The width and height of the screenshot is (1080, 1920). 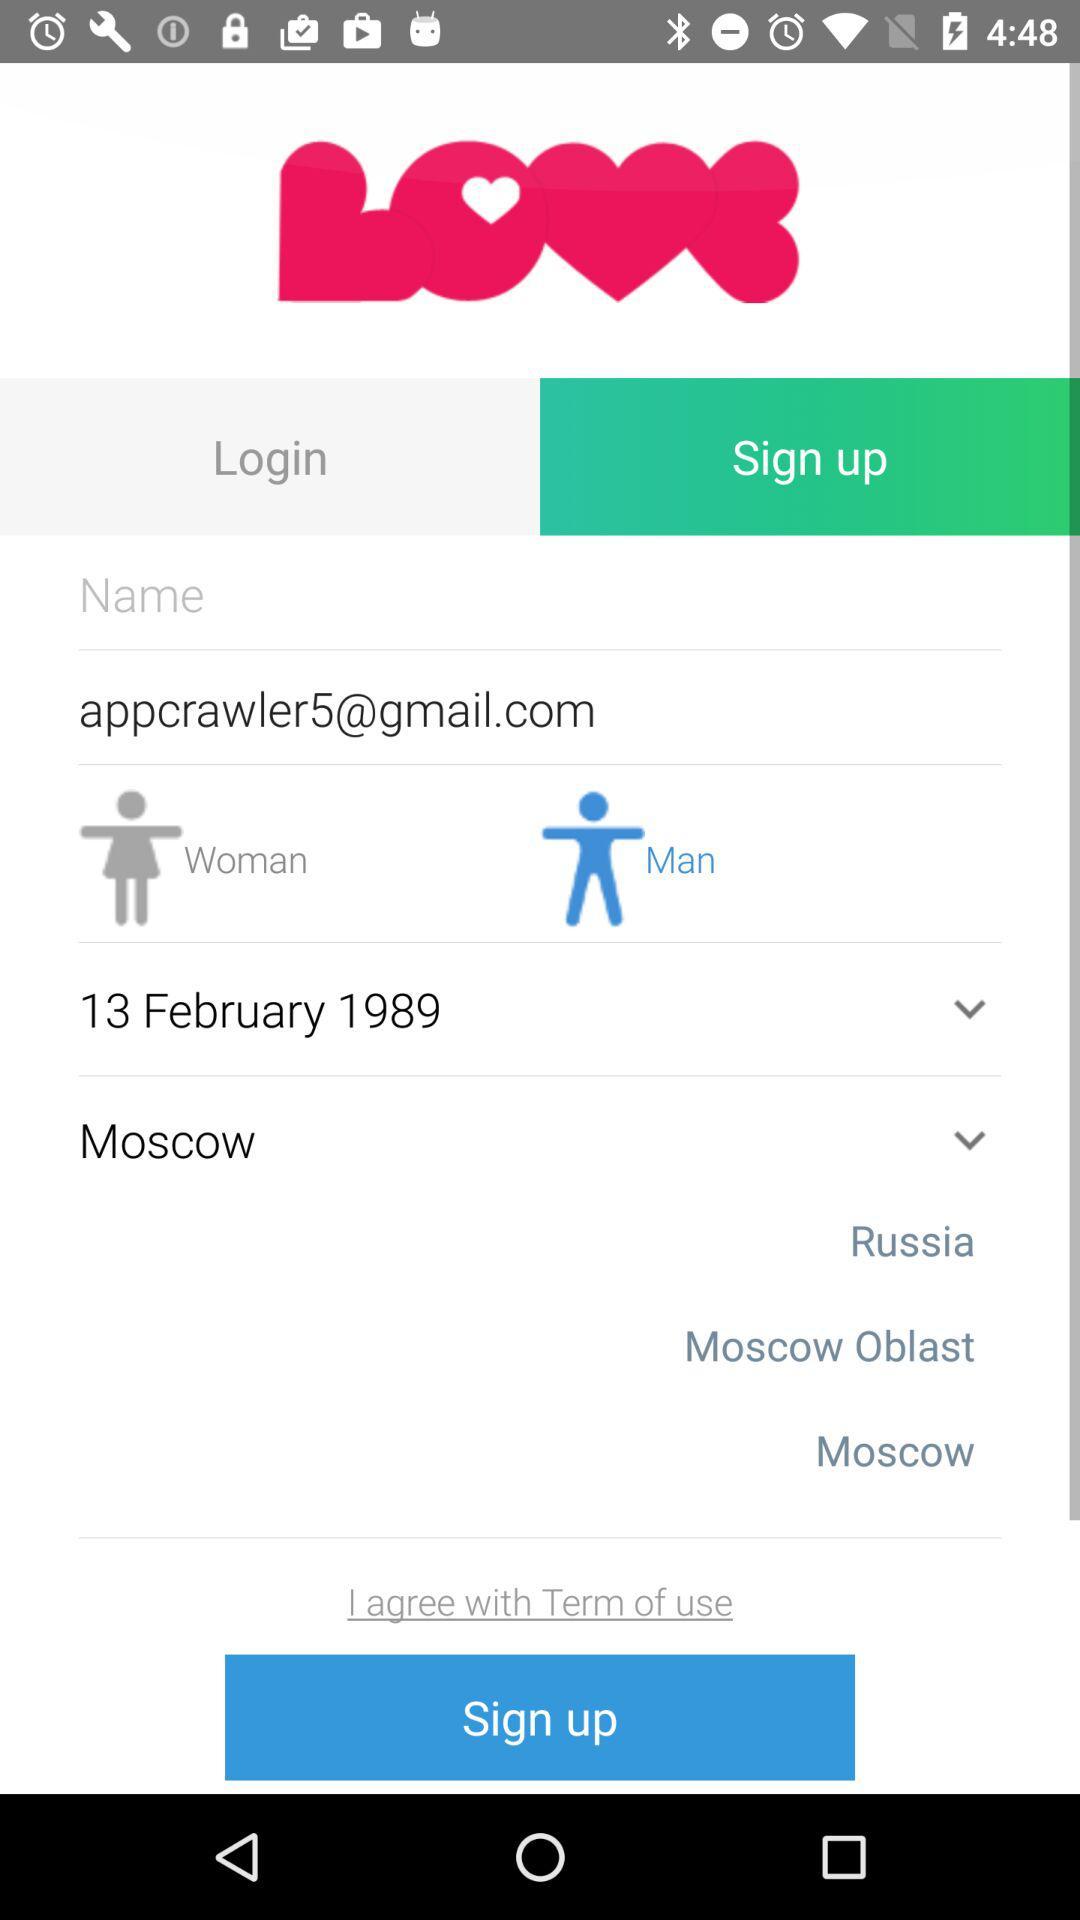 I want to click on open this card, so click(x=540, y=220).